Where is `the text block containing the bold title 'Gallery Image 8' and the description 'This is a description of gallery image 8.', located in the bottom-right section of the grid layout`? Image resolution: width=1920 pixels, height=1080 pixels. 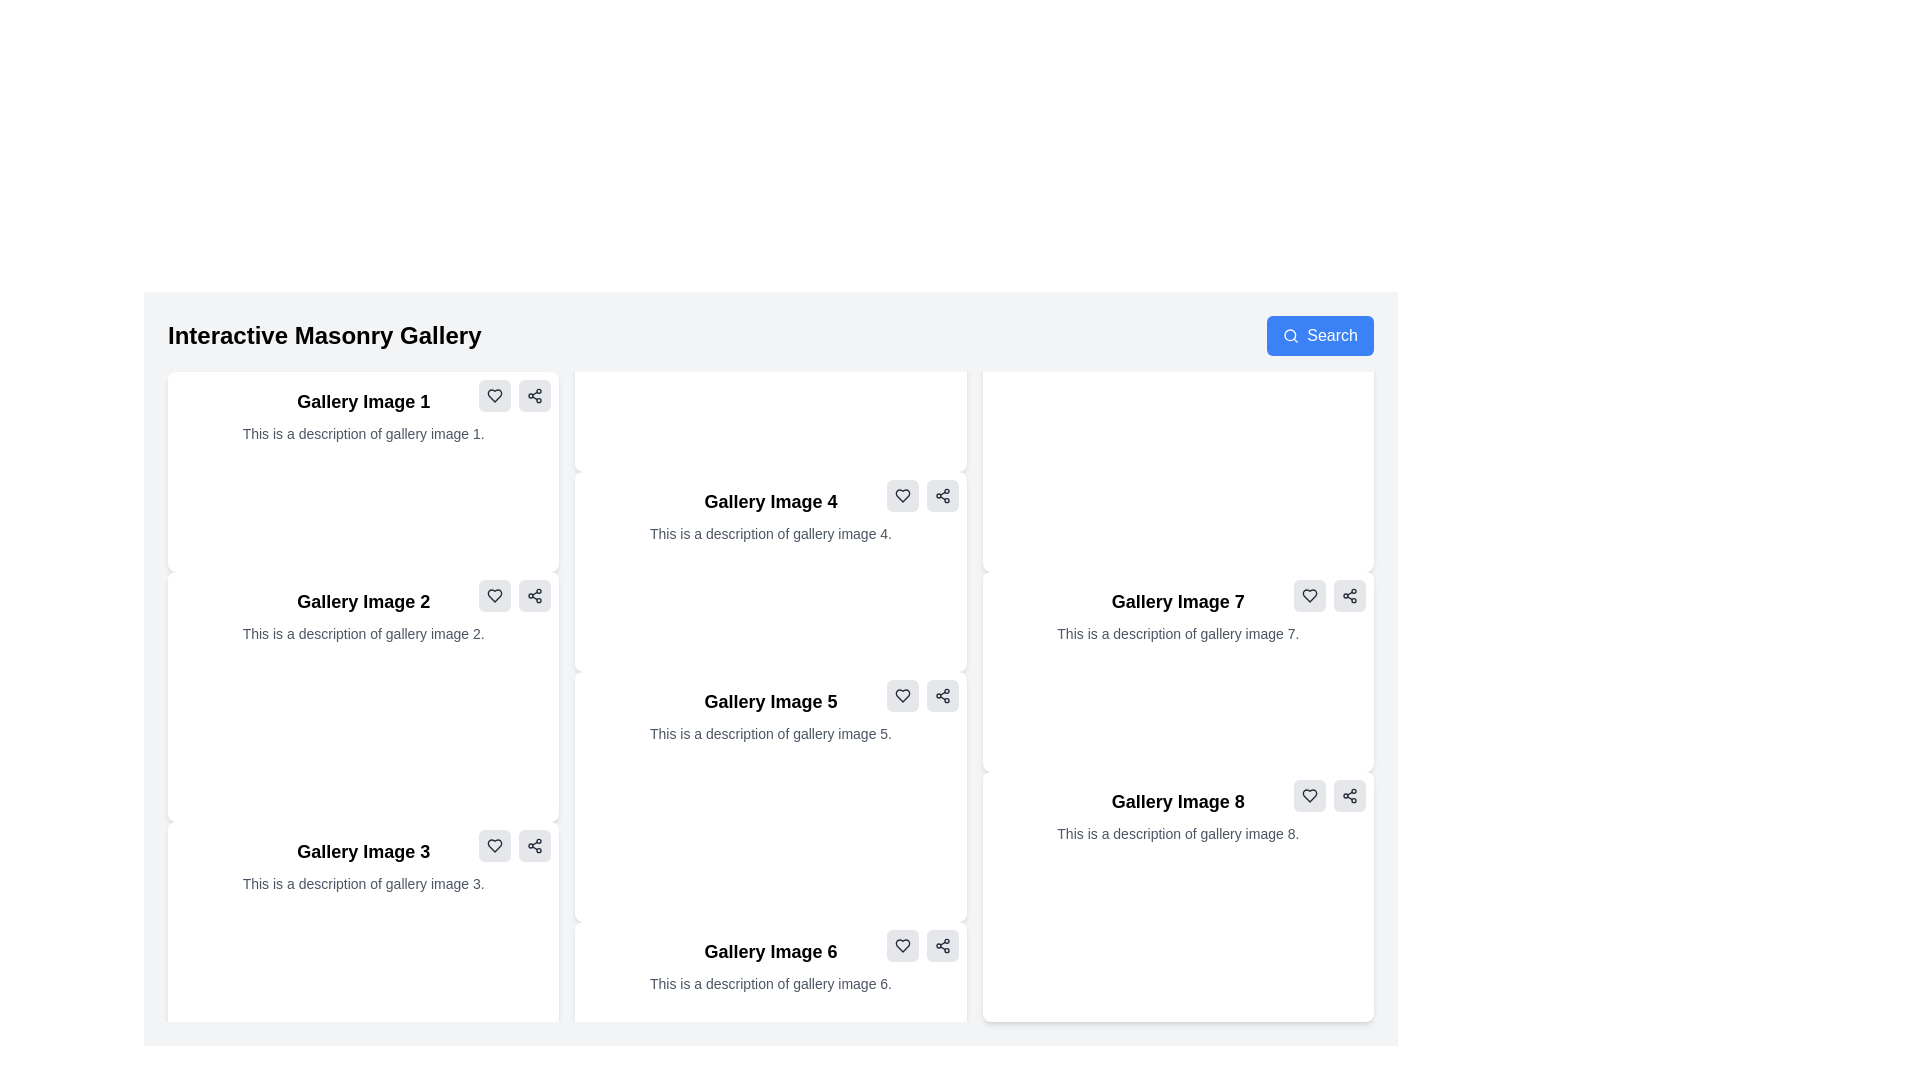
the text block containing the bold title 'Gallery Image 8' and the description 'This is a description of gallery image 8.', located in the bottom-right section of the grid layout is located at coordinates (1178, 816).